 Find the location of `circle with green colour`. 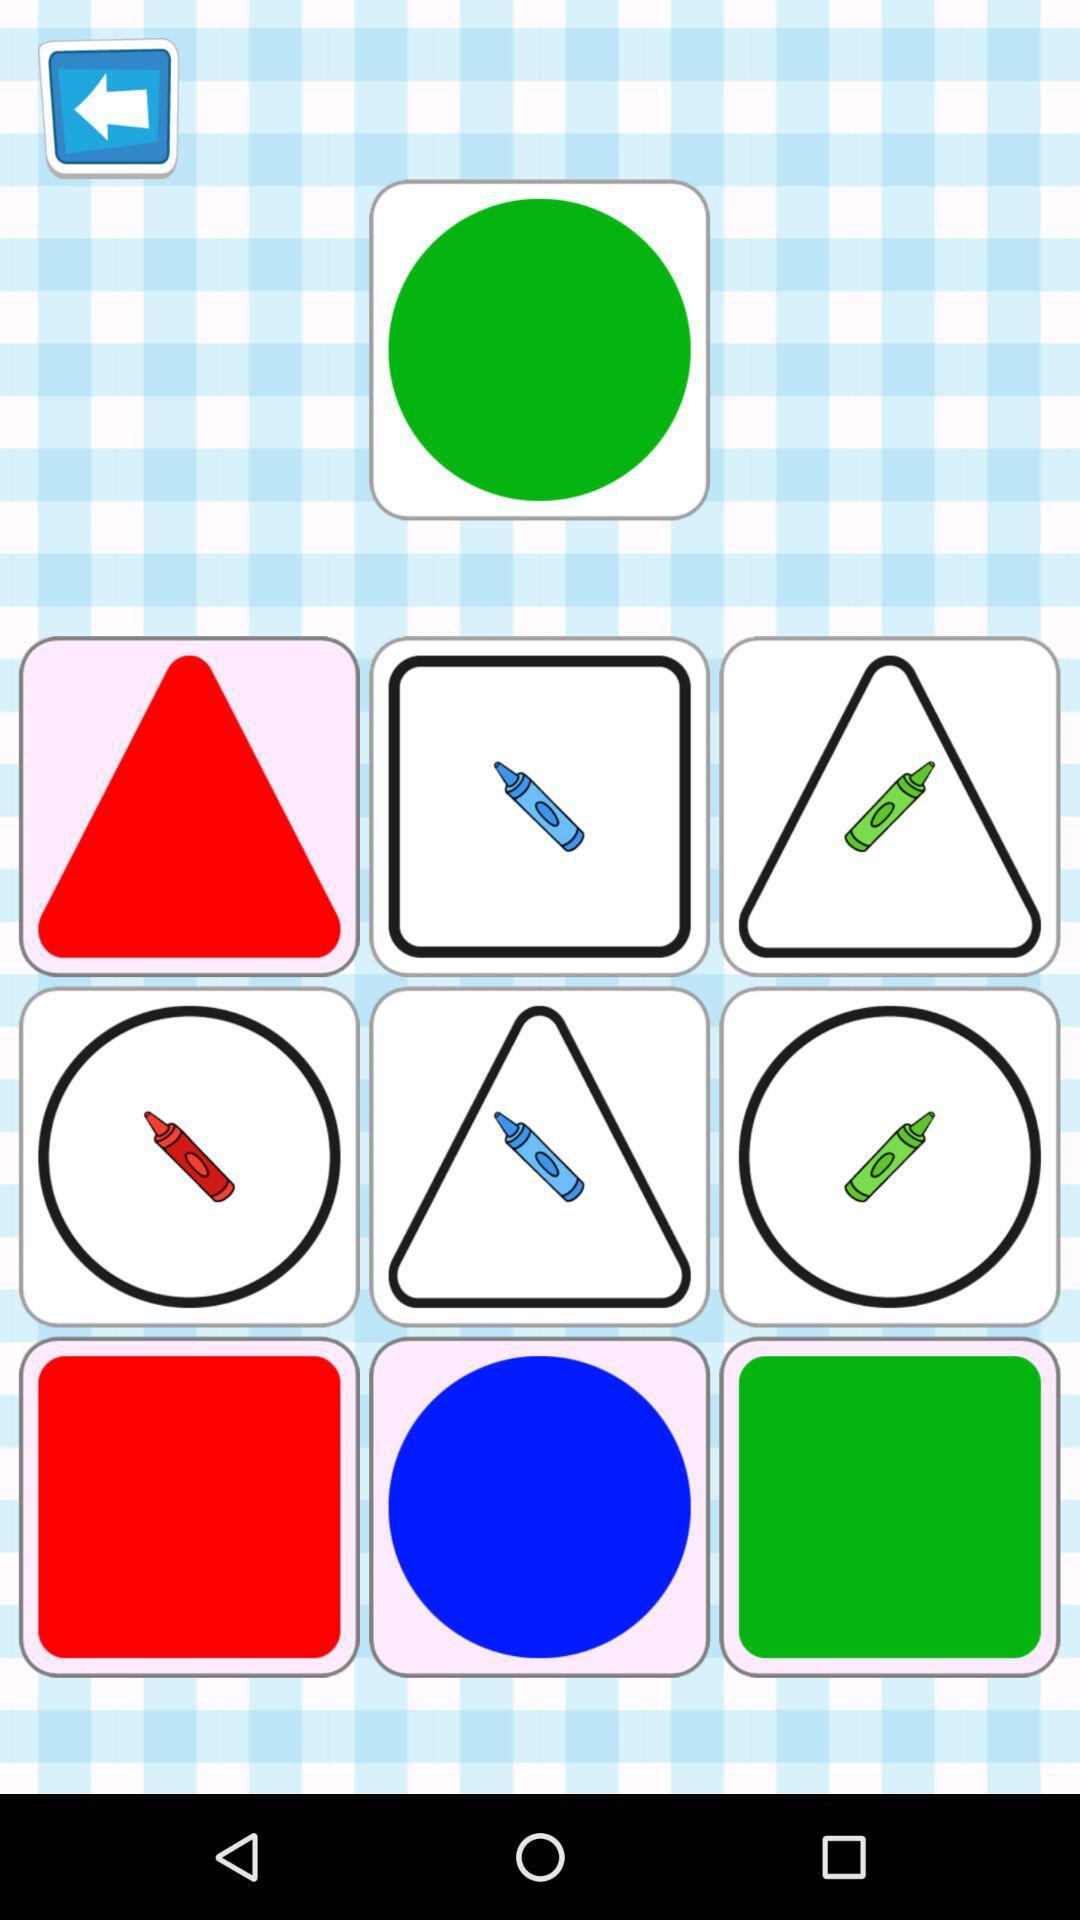

circle with green colour is located at coordinates (538, 349).